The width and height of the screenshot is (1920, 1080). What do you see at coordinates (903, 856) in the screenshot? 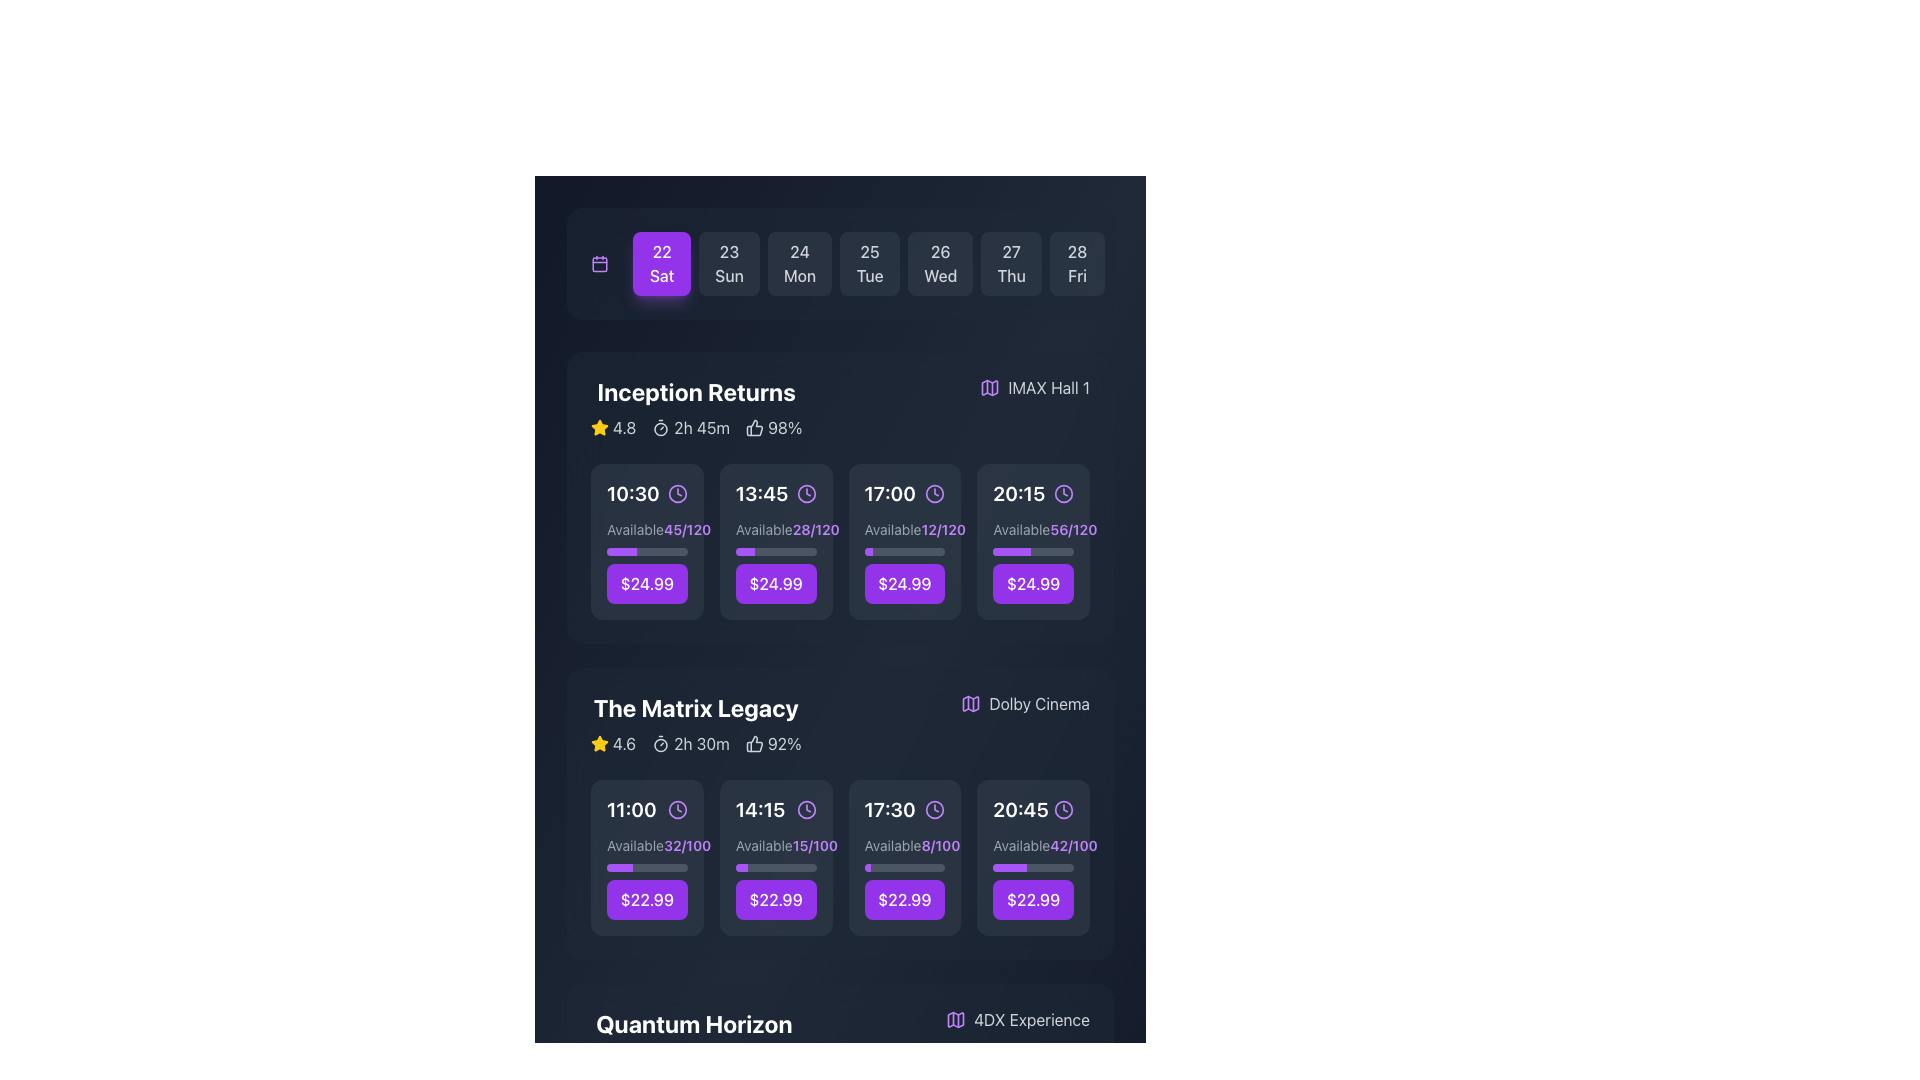
I see `the time slot card for '17:30' showing availability of 8 out of 100 tickets priced at $22.99` at bounding box center [903, 856].